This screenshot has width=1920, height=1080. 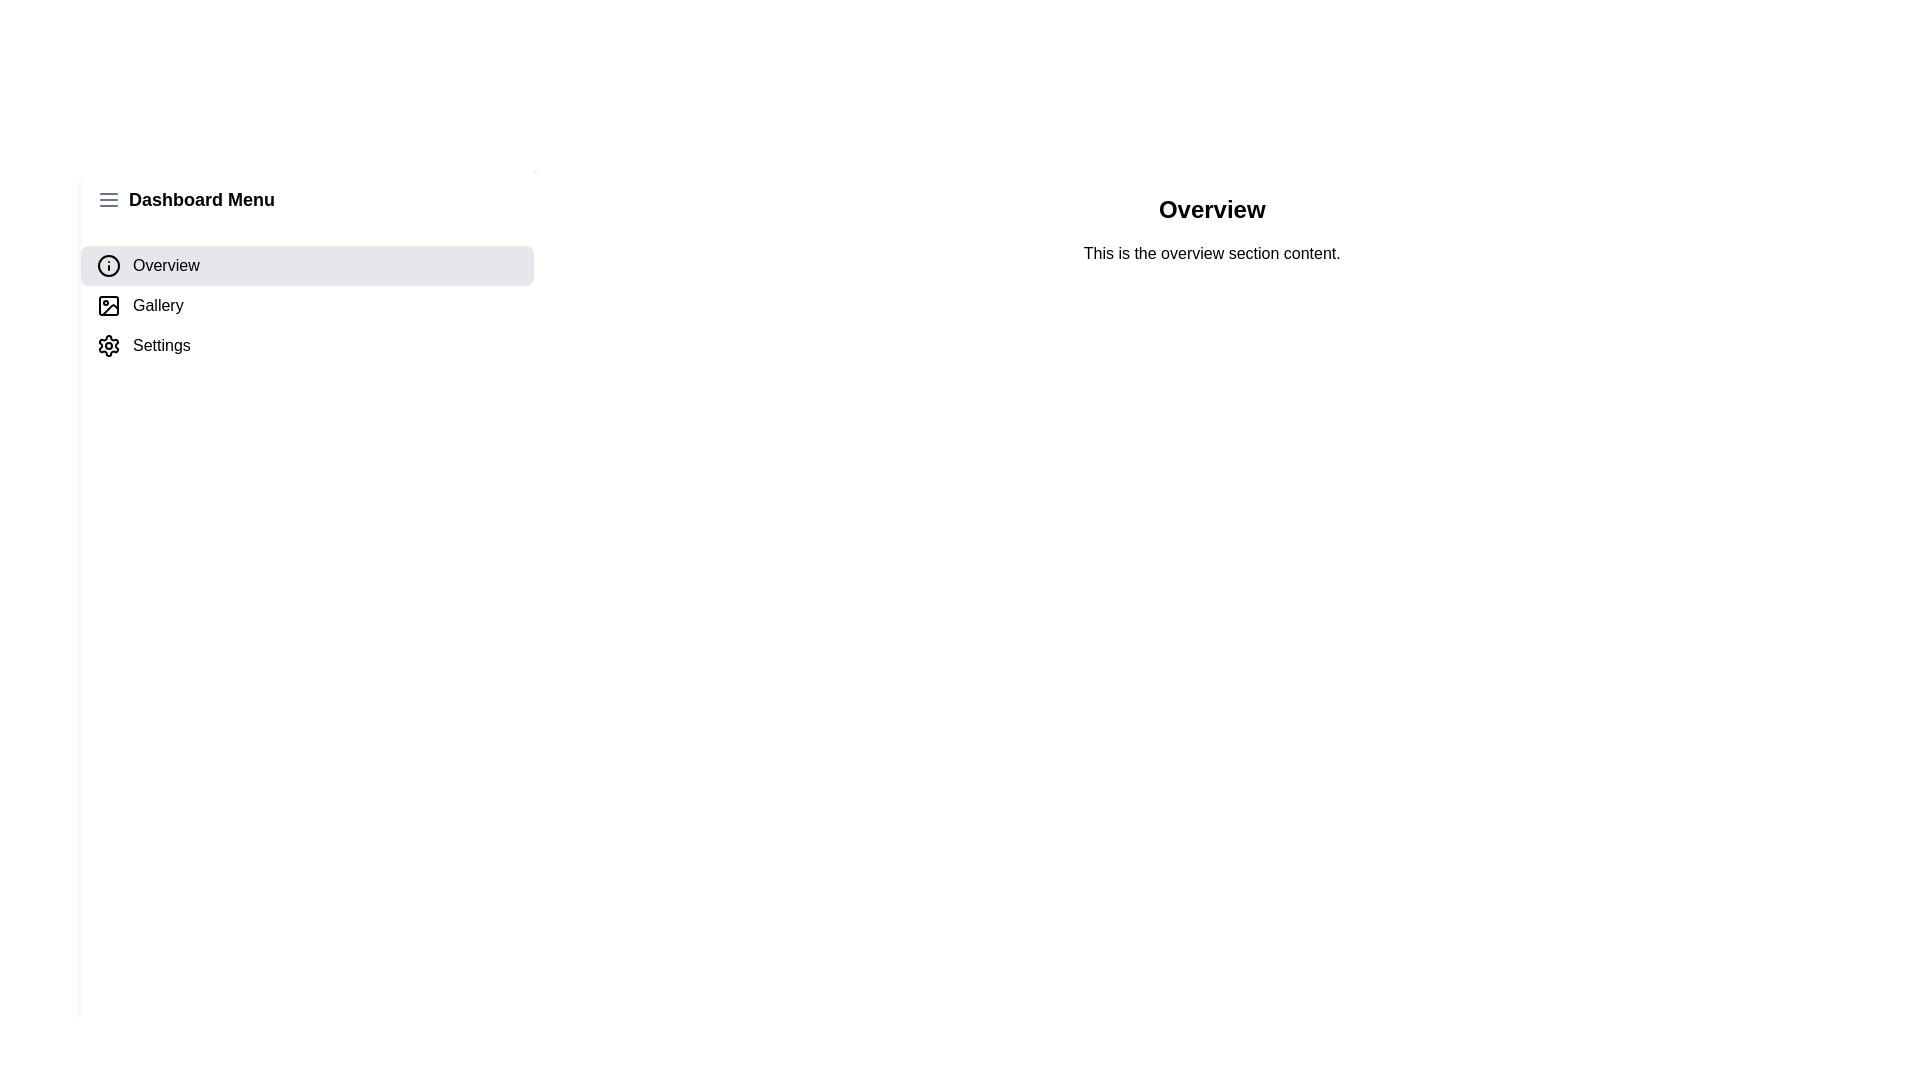 What do you see at coordinates (306, 305) in the screenshot?
I see `the menu item corresponding to Gallery` at bounding box center [306, 305].